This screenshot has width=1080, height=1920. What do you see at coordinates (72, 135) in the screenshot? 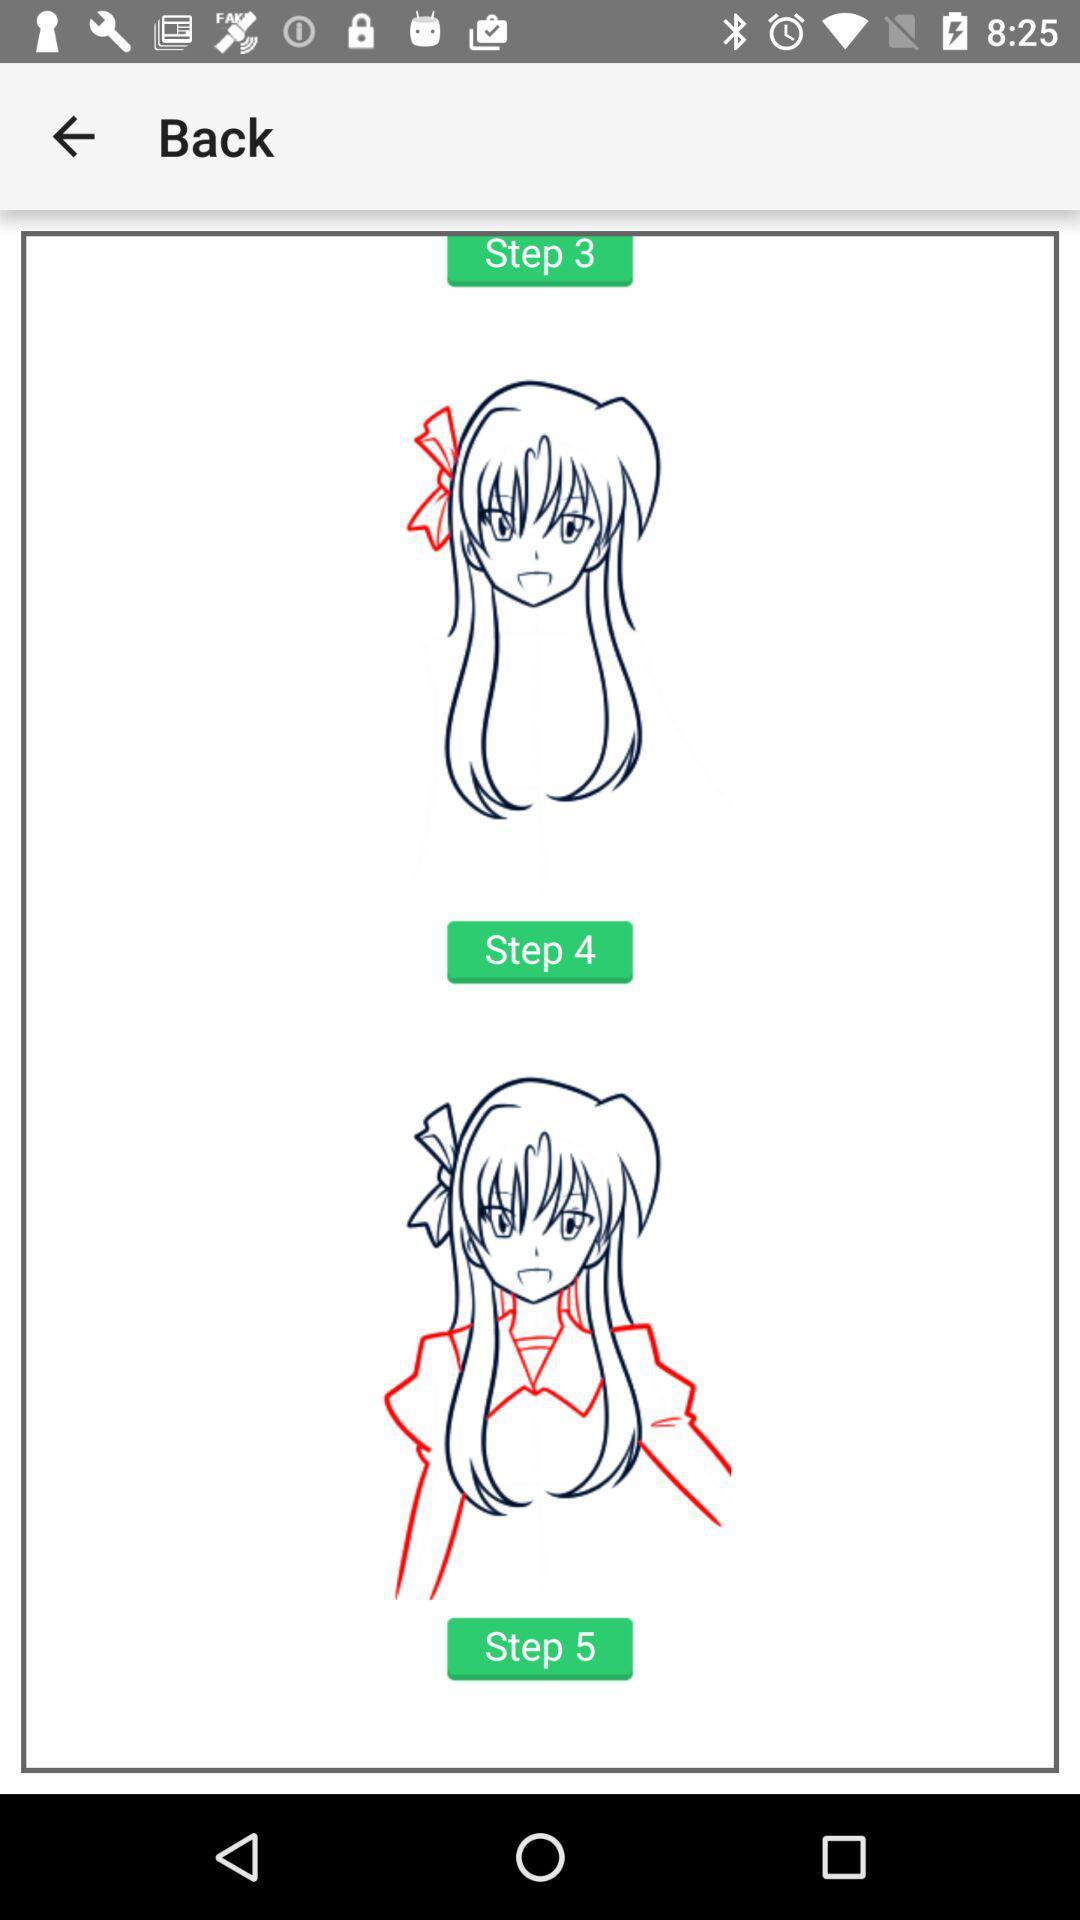
I see `the icon next to back app` at bounding box center [72, 135].